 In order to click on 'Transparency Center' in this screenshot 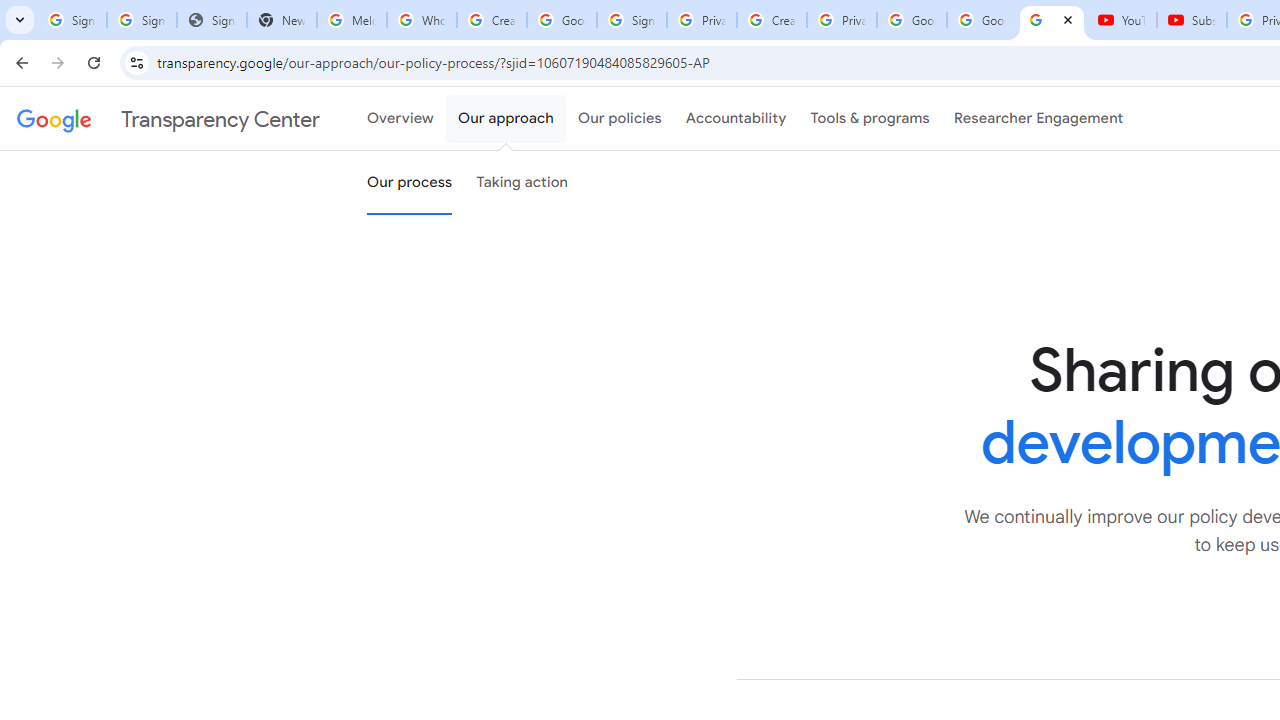, I will do `click(168, 119)`.